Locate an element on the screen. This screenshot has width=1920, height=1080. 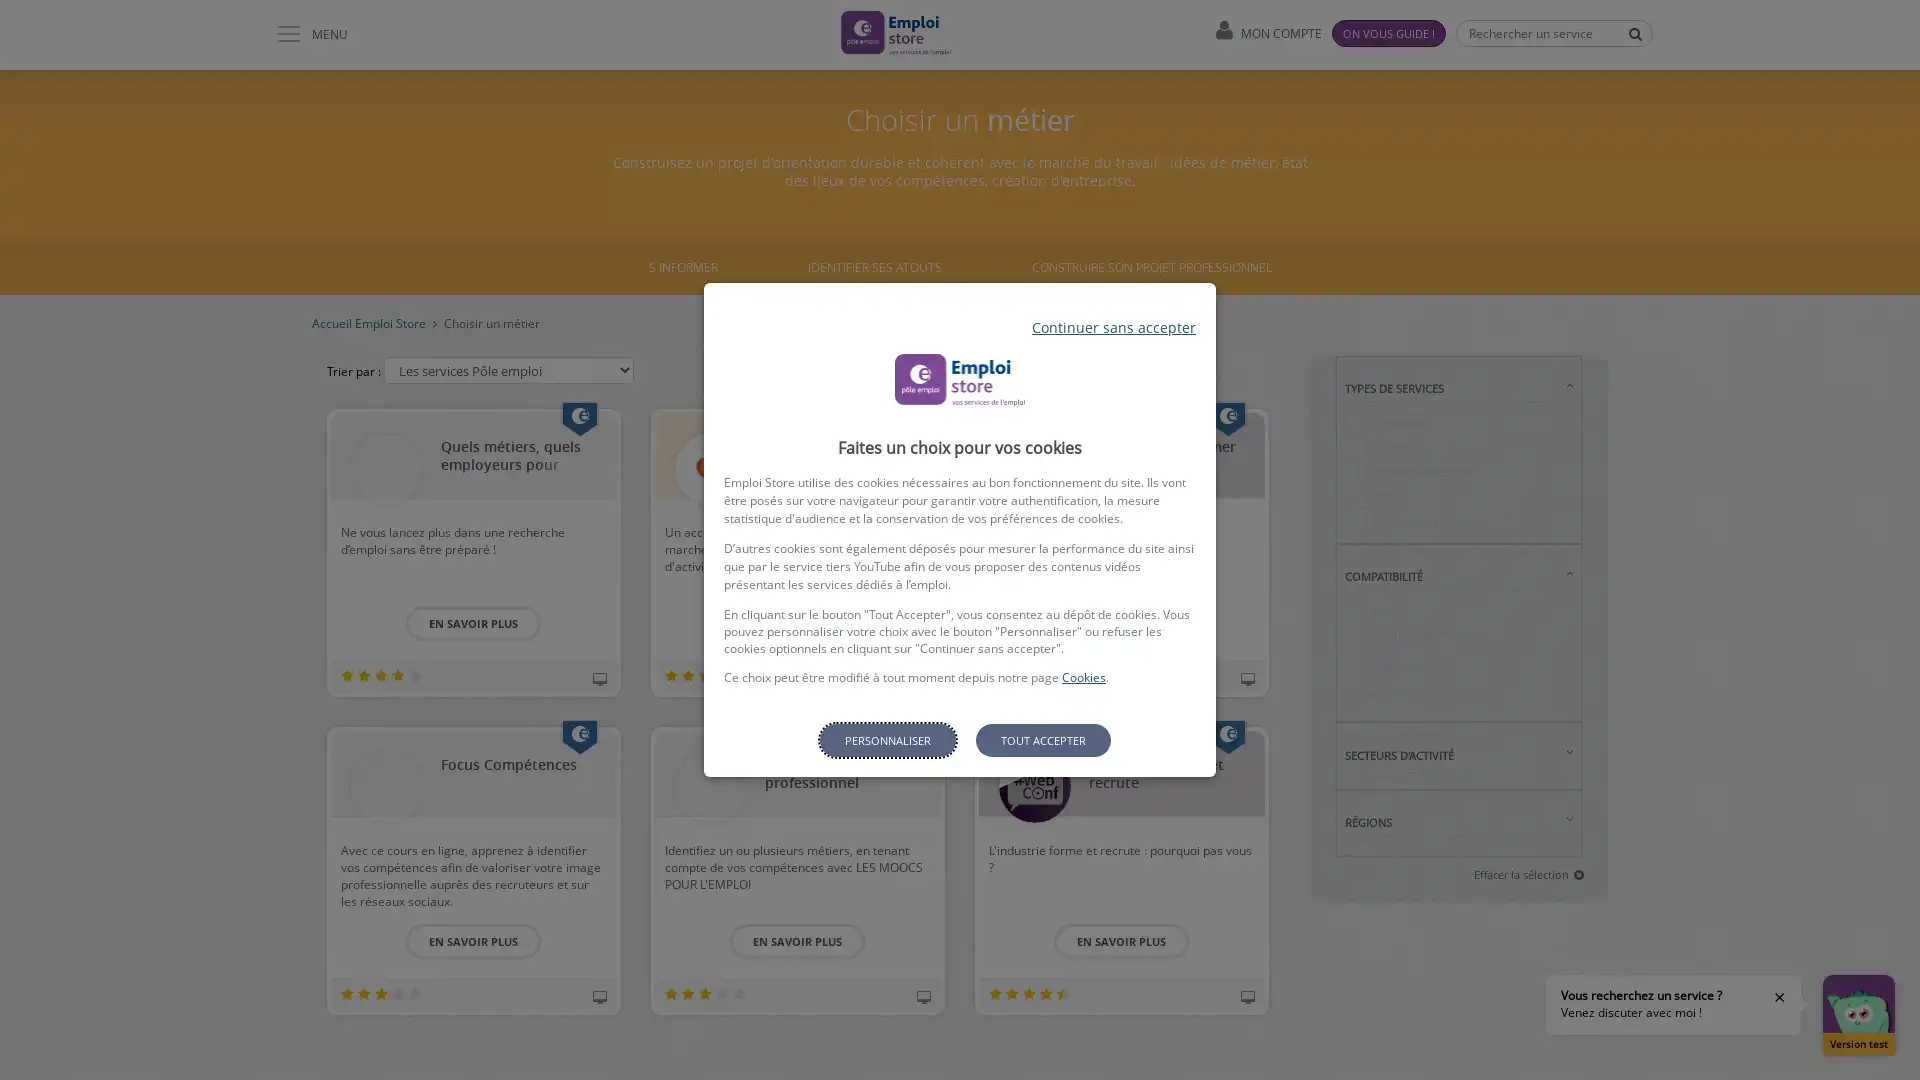
Tout accepter is located at coordinates (1041, 740).